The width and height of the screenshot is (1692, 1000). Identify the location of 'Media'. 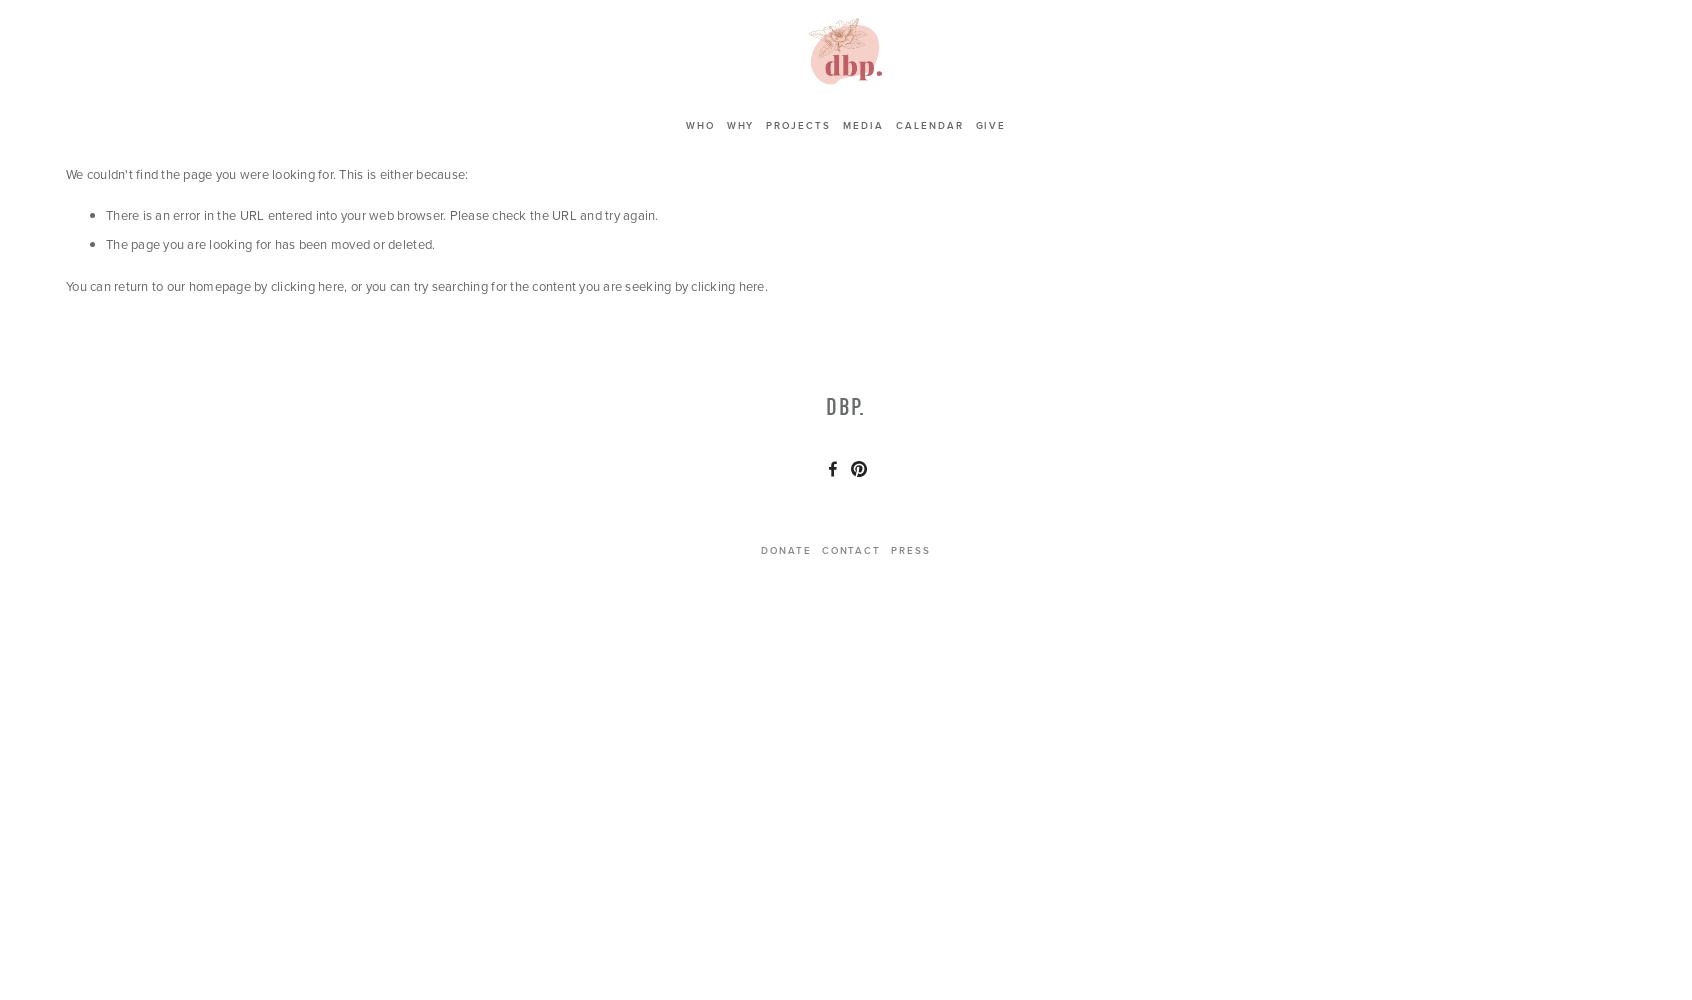
(861, 125).